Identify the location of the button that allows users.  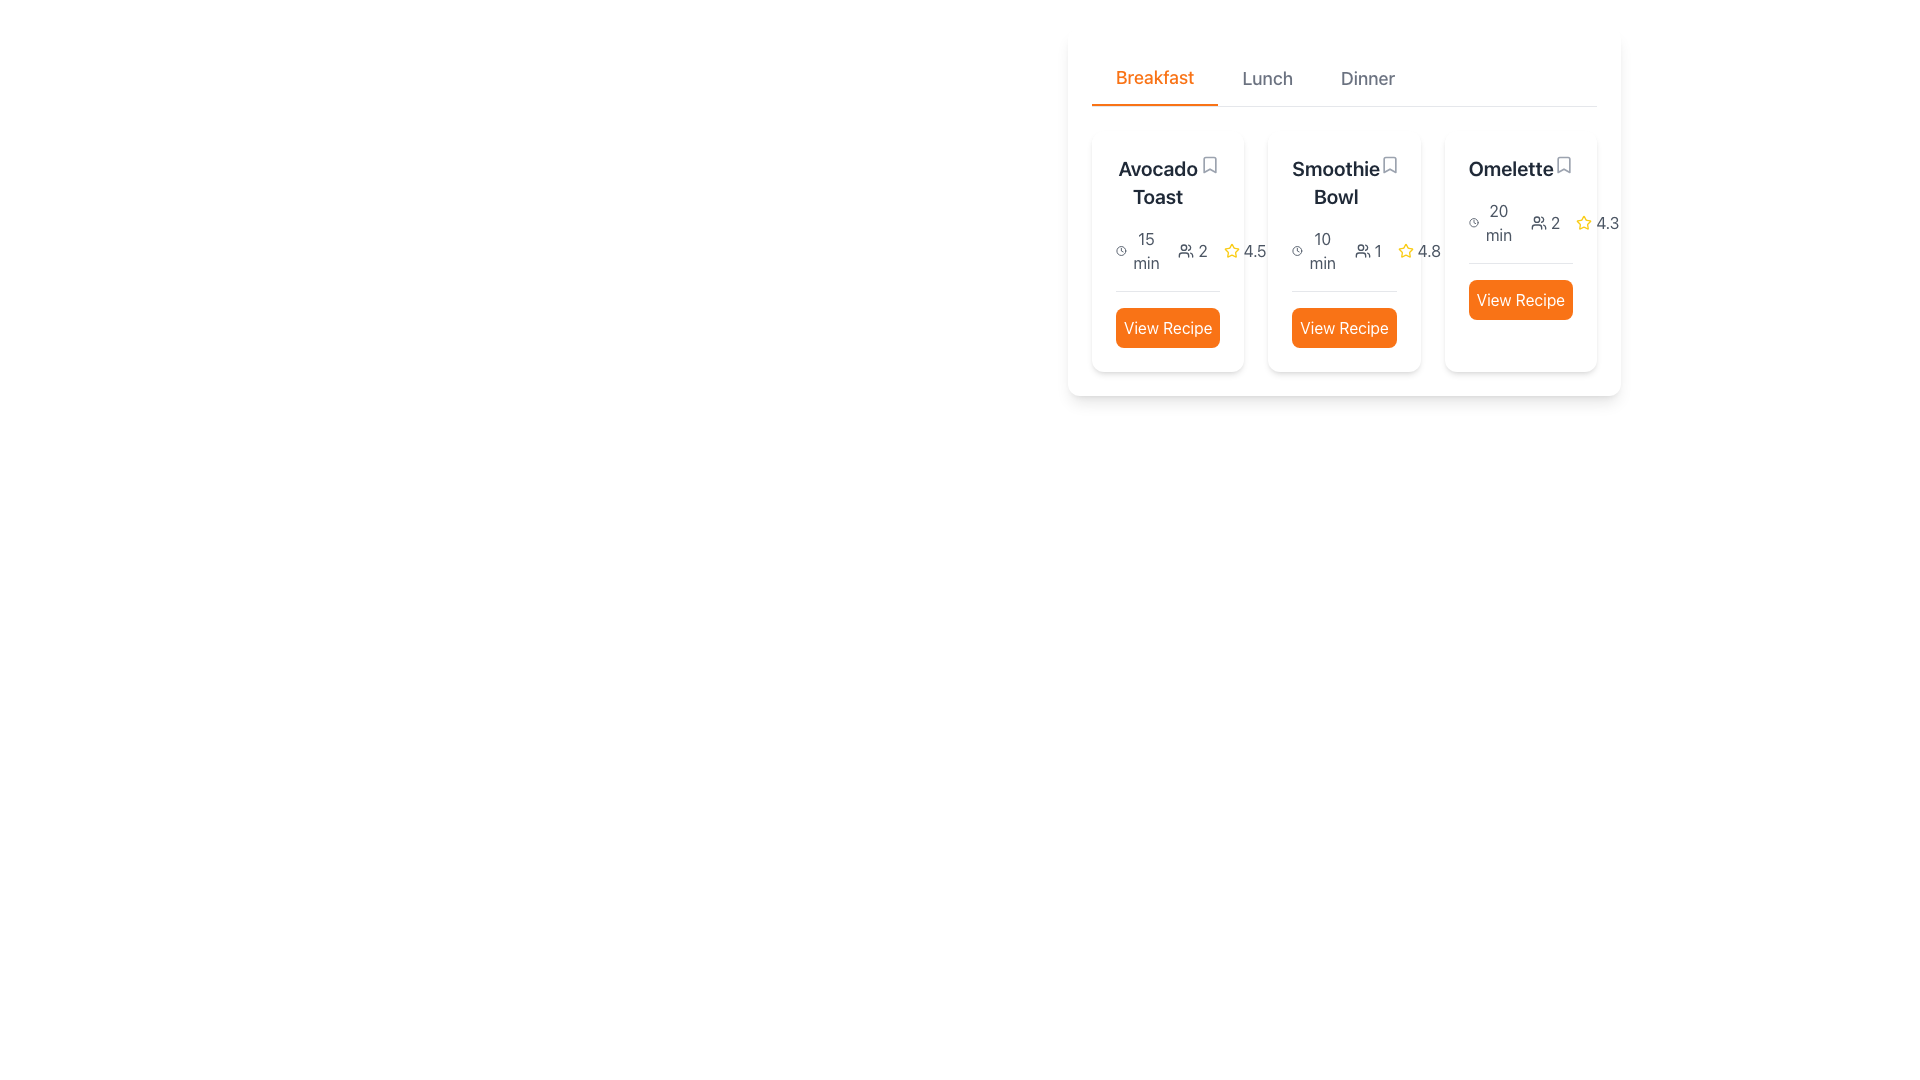
(1520, 300).